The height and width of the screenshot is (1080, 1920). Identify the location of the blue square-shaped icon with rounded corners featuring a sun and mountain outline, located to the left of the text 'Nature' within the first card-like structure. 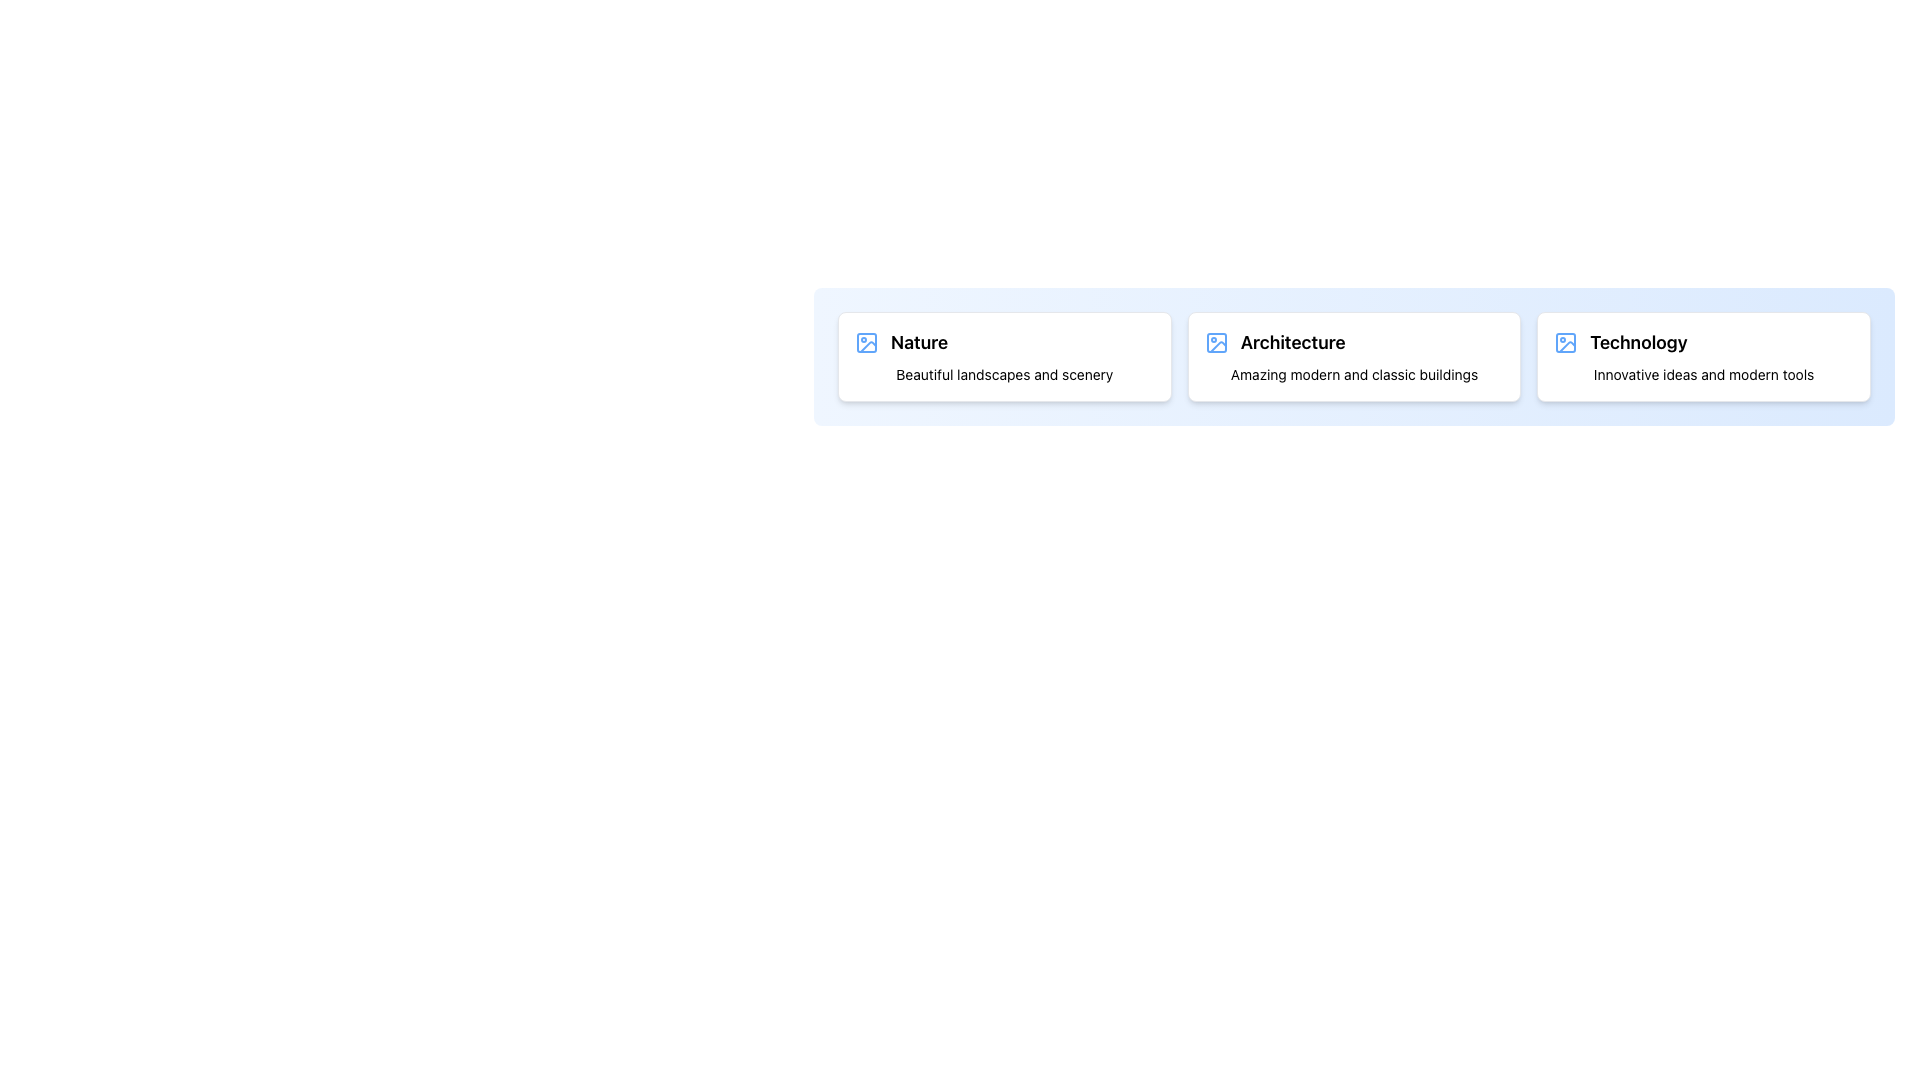
(867, 342).